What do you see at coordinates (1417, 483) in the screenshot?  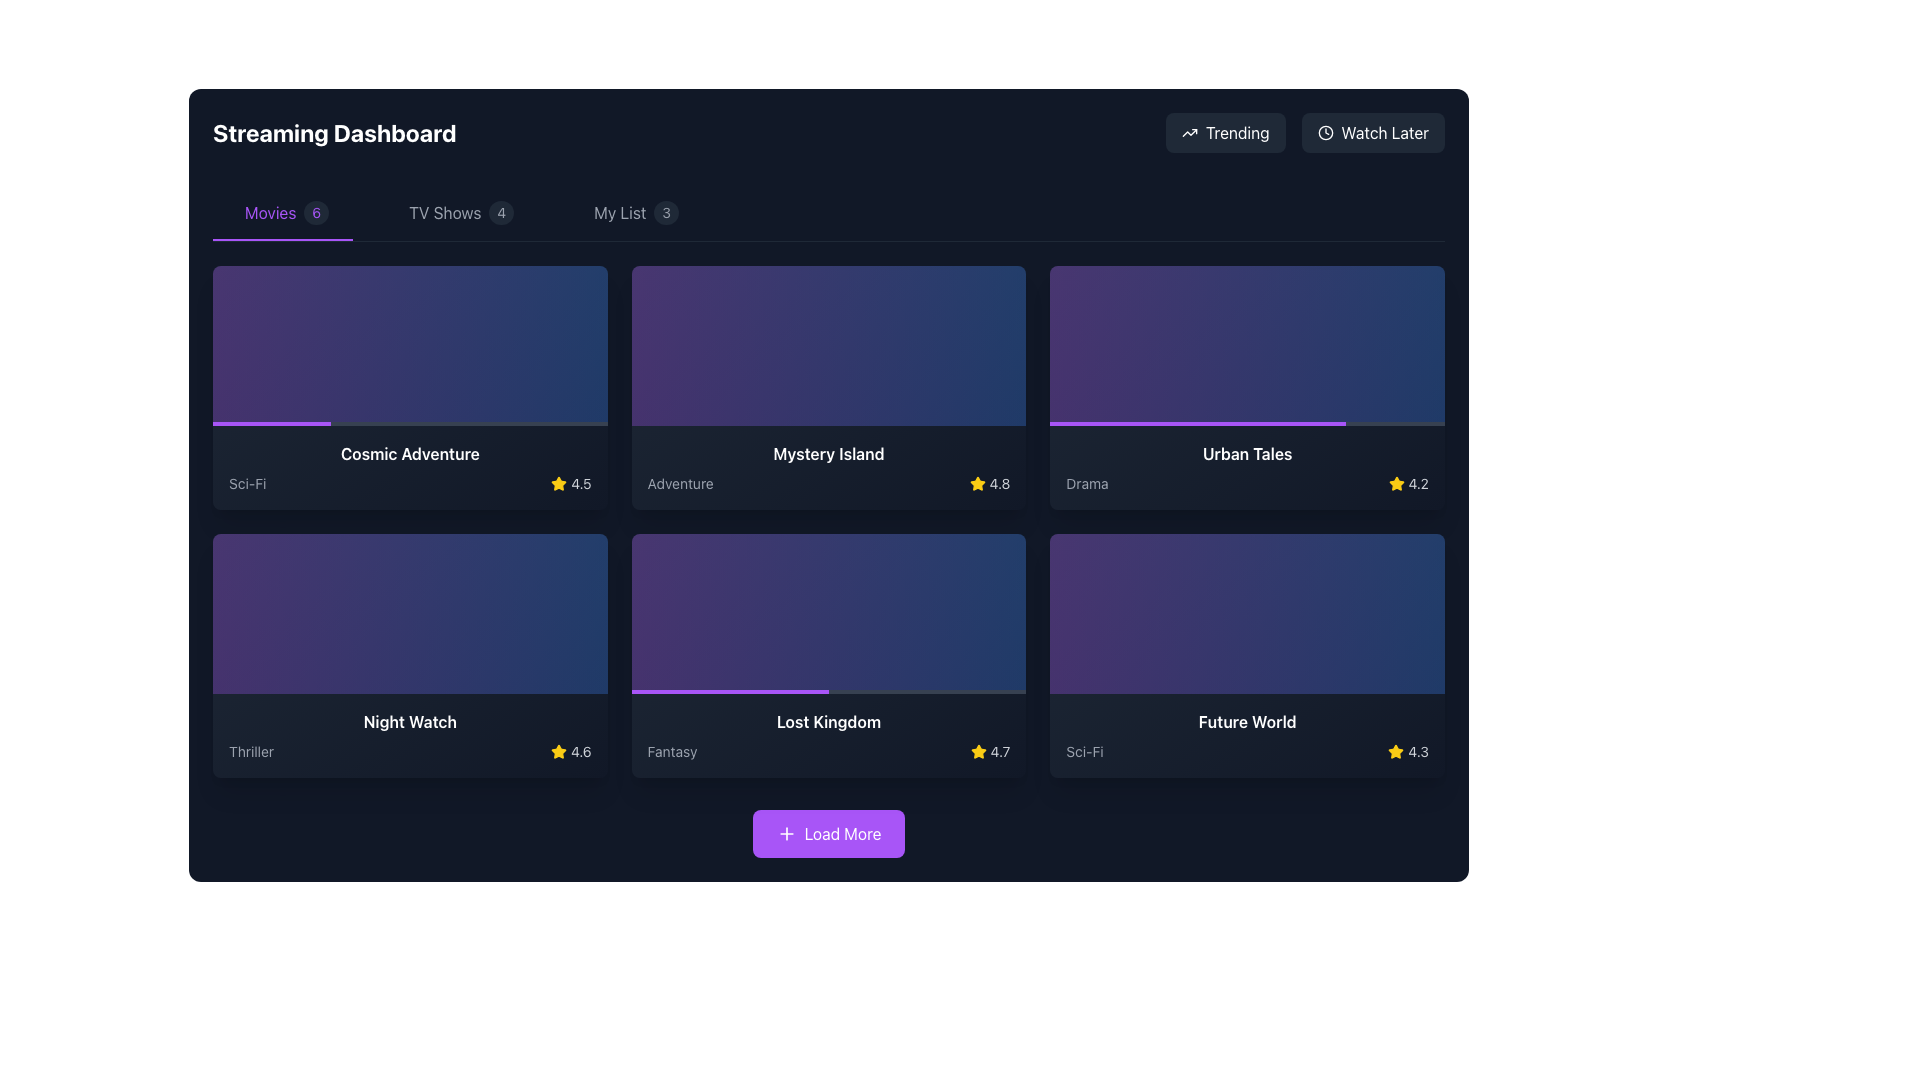 I see `rating number displayed as '4.2' in light gray color, located next to the yellow star icon within the 'Urban Tales' movie card` at bounding box center [1417, 483].